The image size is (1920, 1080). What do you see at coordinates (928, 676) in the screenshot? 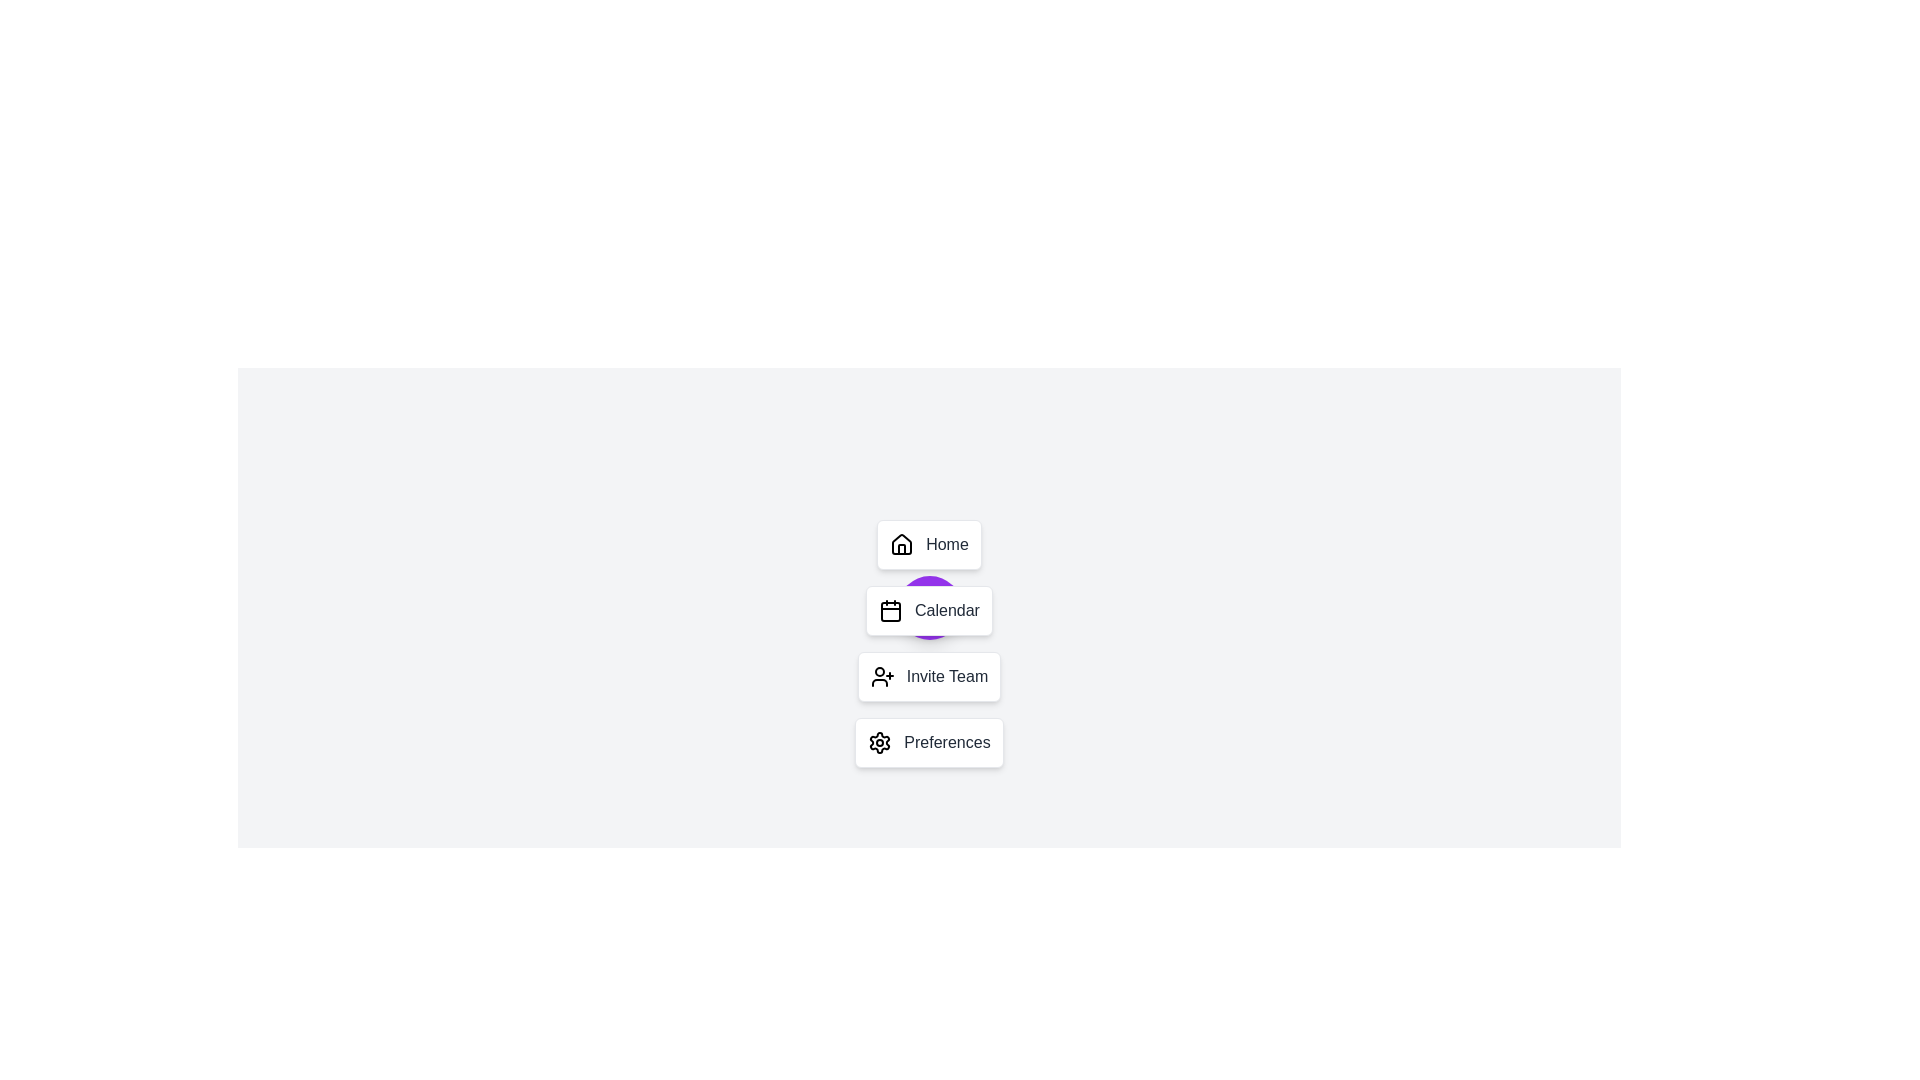
I see `the 'Invite Members' button, which is the third button in a vertical stack located below the 'Calendar' button and above the 'Preferences' button` at bounding box center [928, 676].